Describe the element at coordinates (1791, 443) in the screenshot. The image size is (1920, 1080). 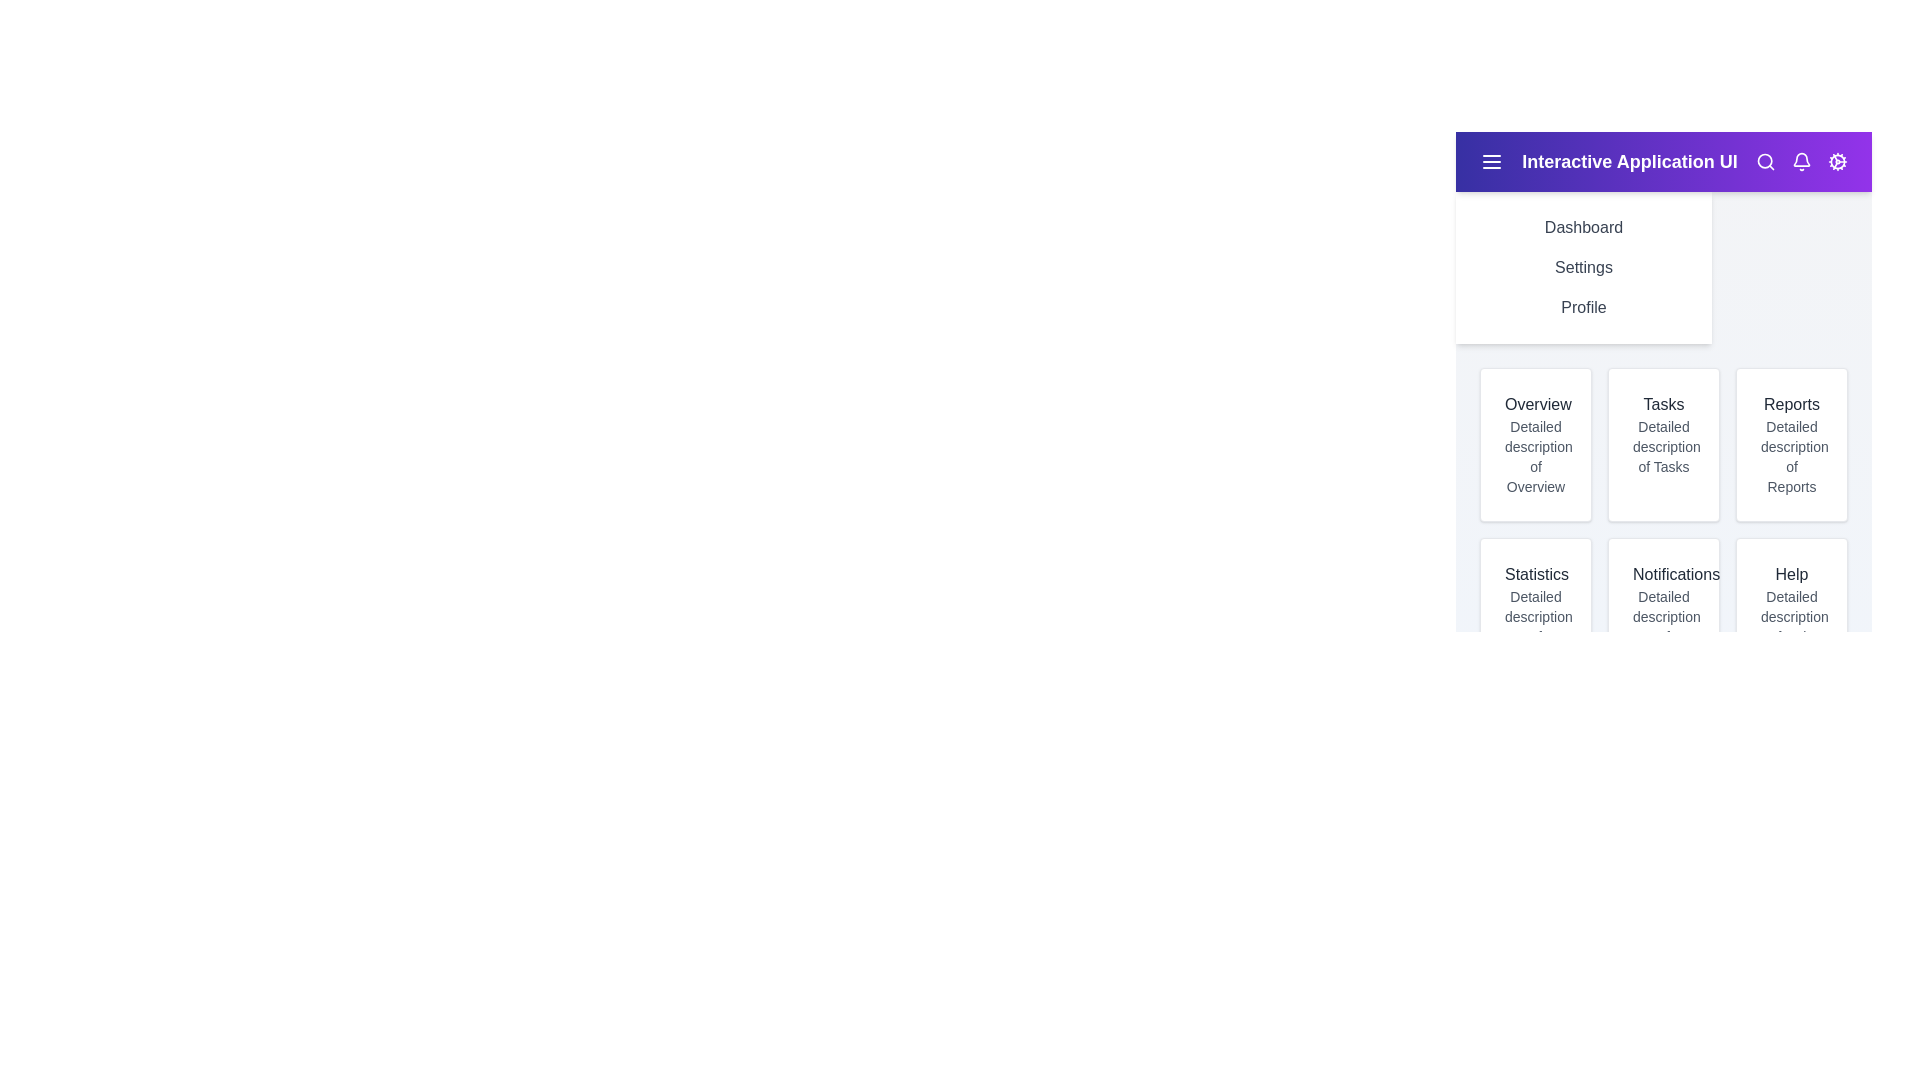
I see `the Reports card to interact with its content` at that location.